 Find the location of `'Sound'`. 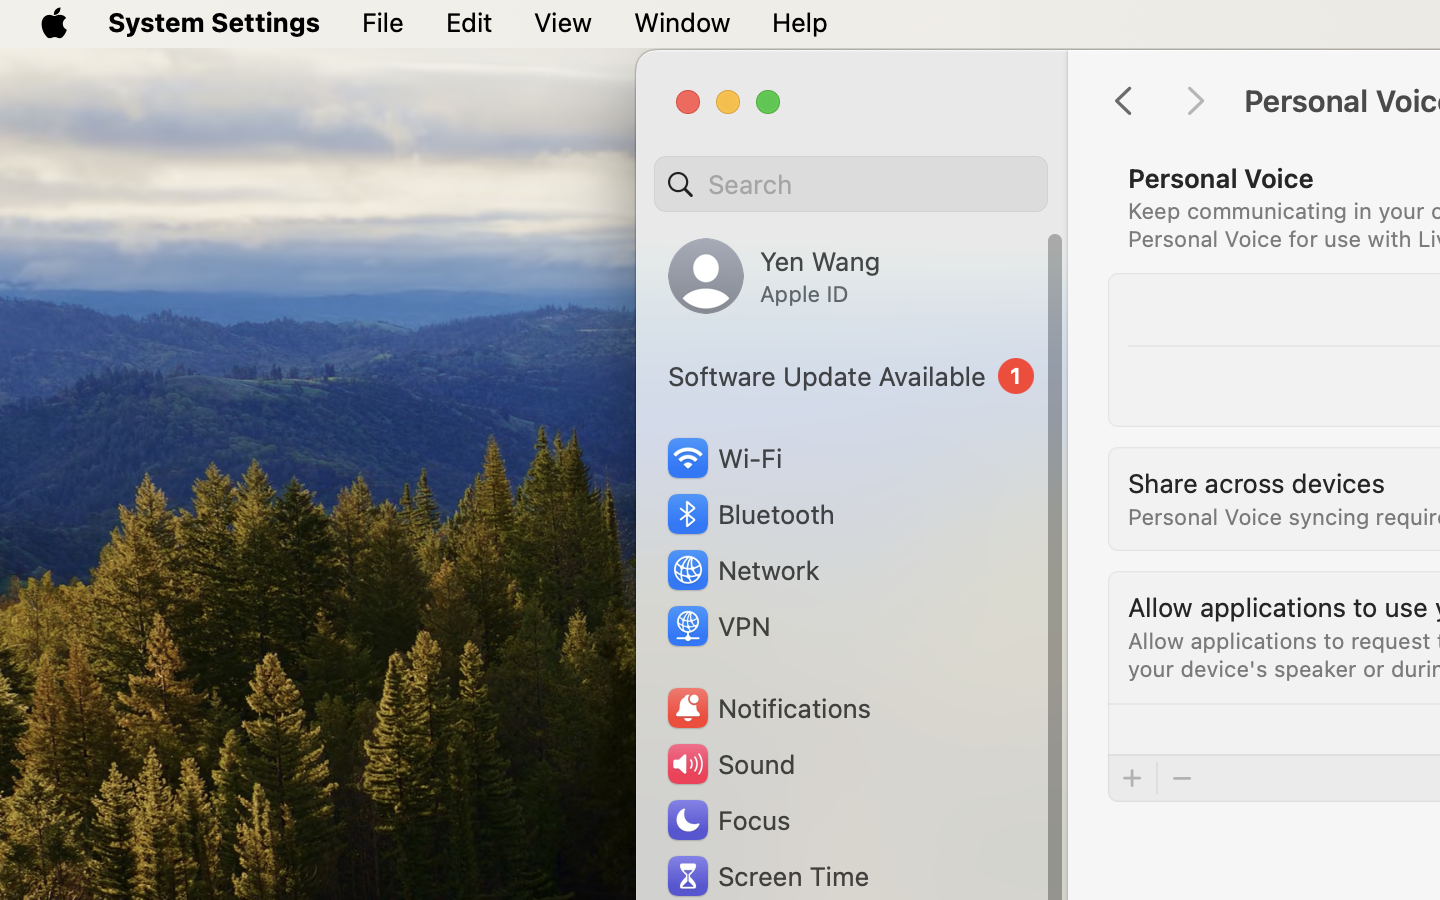

'Sound' is located at coordinates (728, 763).